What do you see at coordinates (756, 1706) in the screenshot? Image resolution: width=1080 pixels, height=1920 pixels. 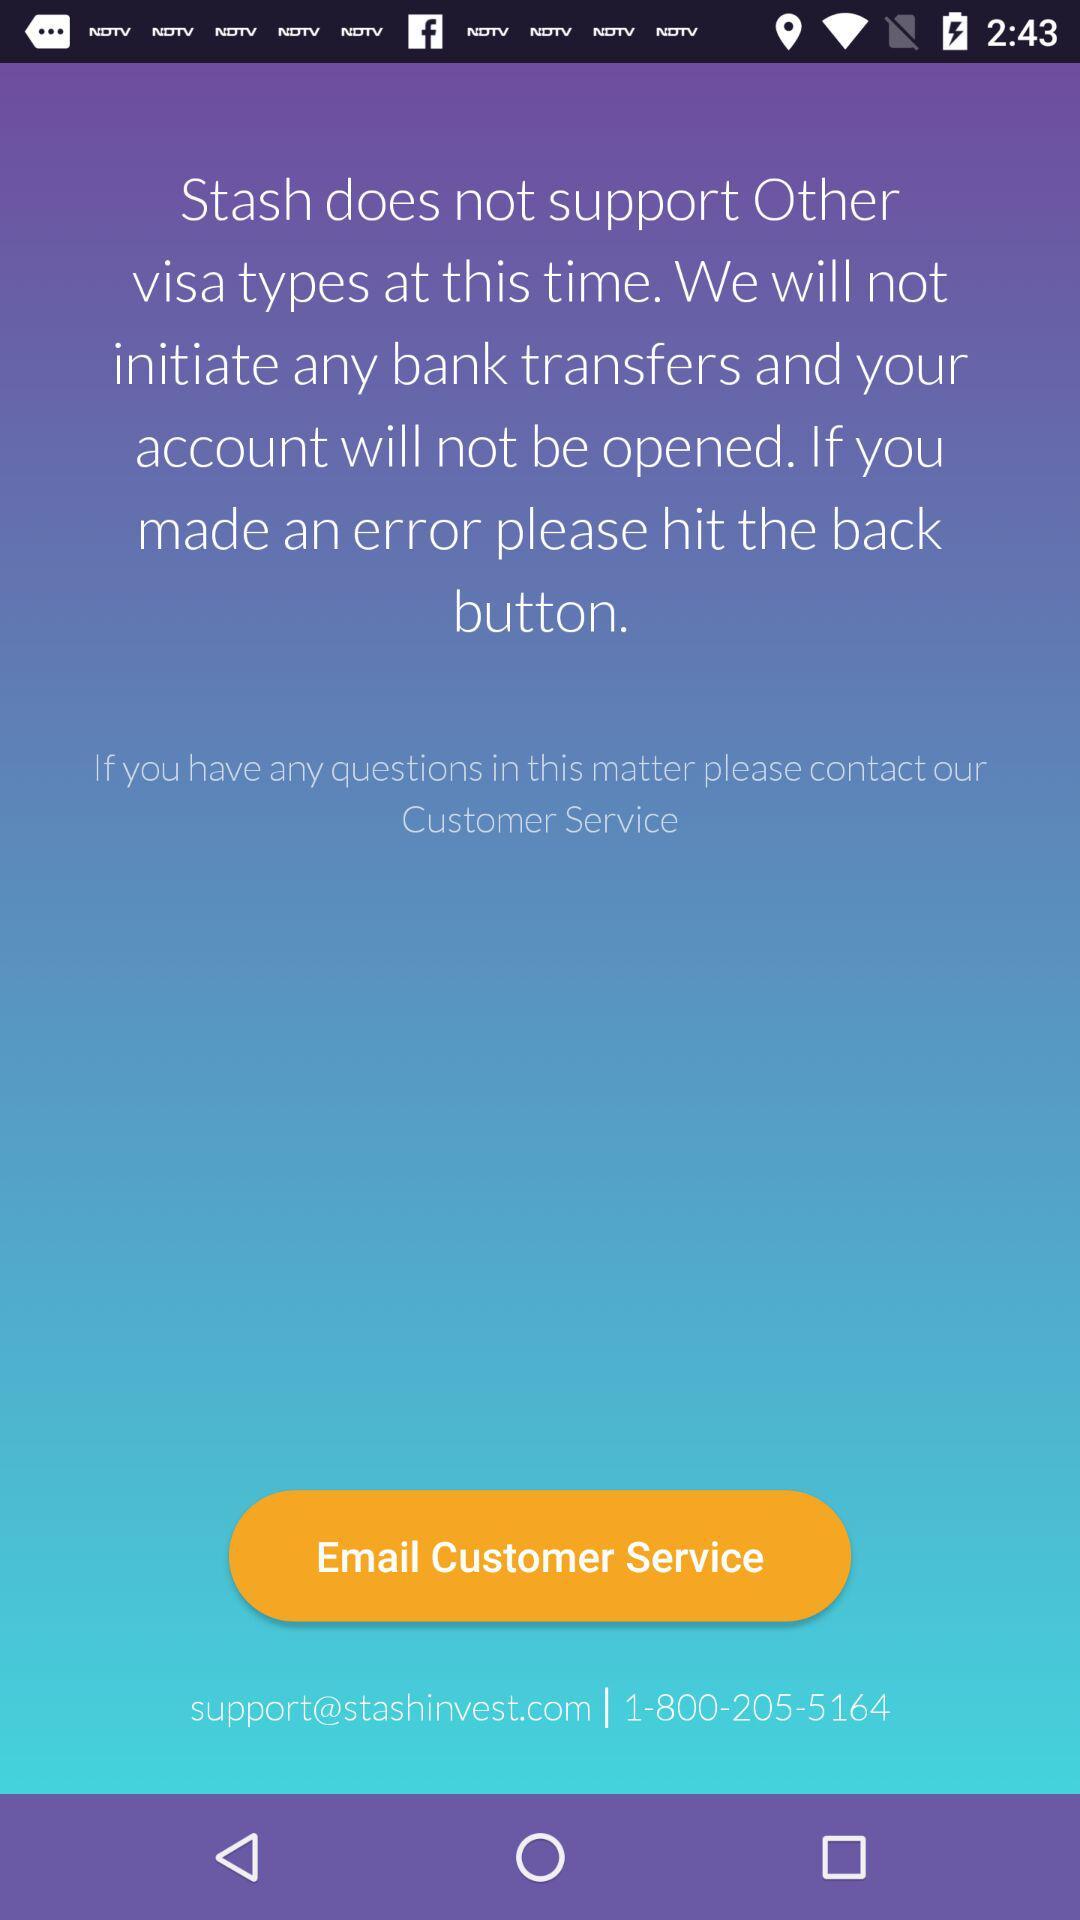 I see `icon at the bottom right corner` at bounding box center [756, 1706].